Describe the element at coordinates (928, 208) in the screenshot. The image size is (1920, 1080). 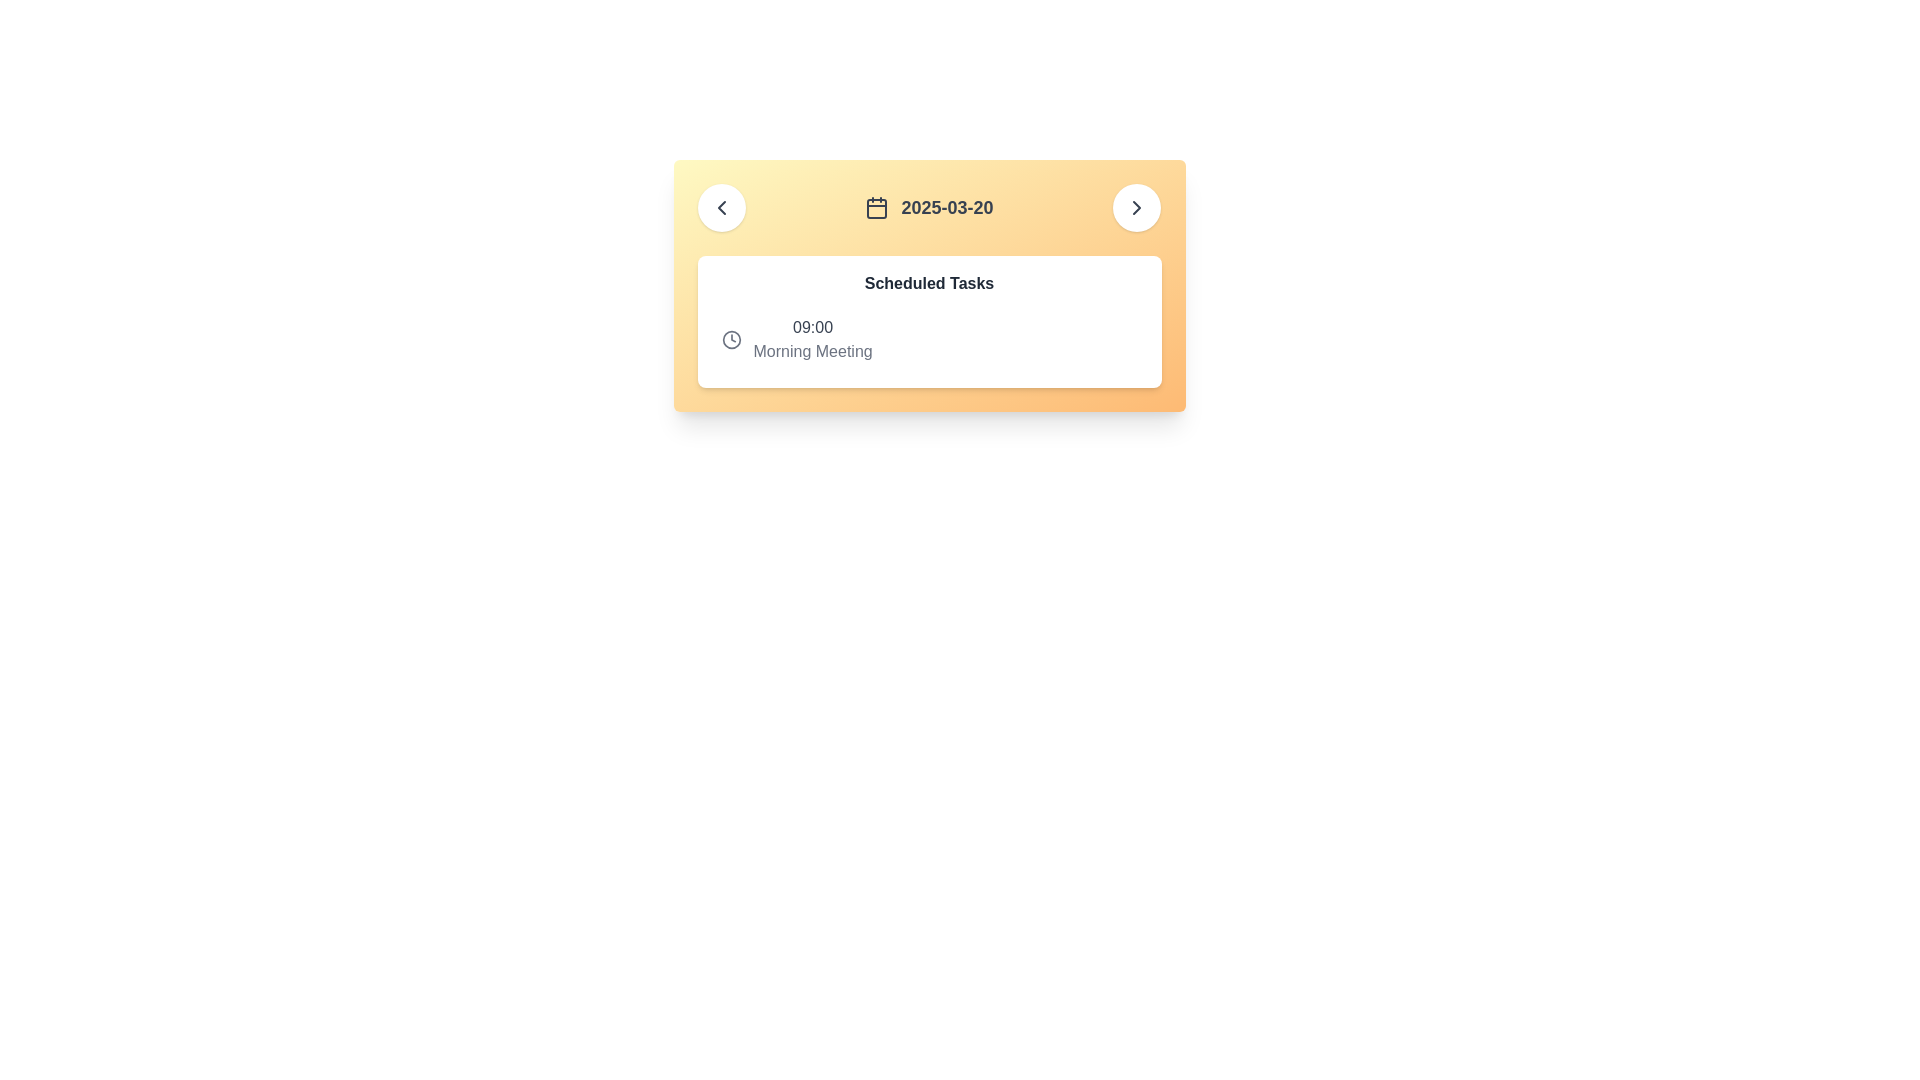
I see `the text display element that shows the selected date, located in the top center of the schedule panel, between the left and right chevron icons` at that location.